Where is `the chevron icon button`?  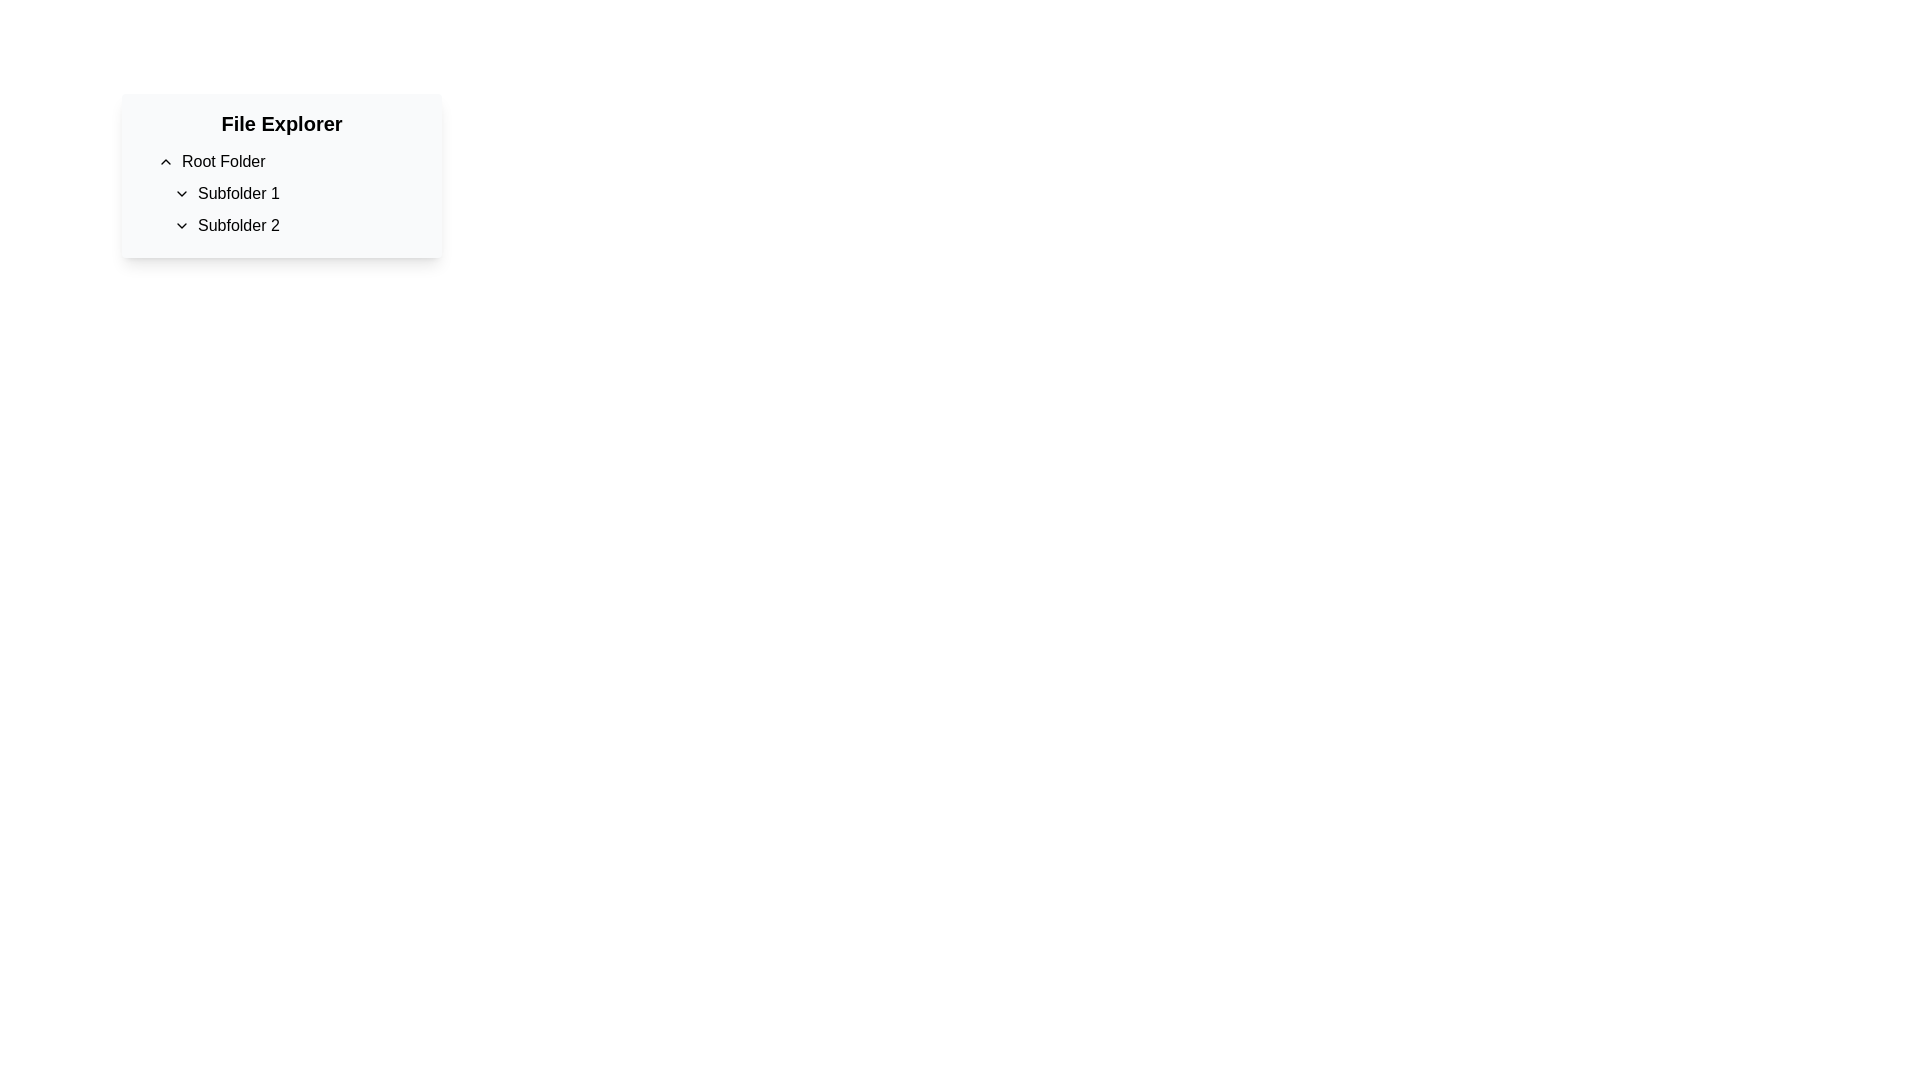 the chevron icon button is located at coordinates (166, 161).